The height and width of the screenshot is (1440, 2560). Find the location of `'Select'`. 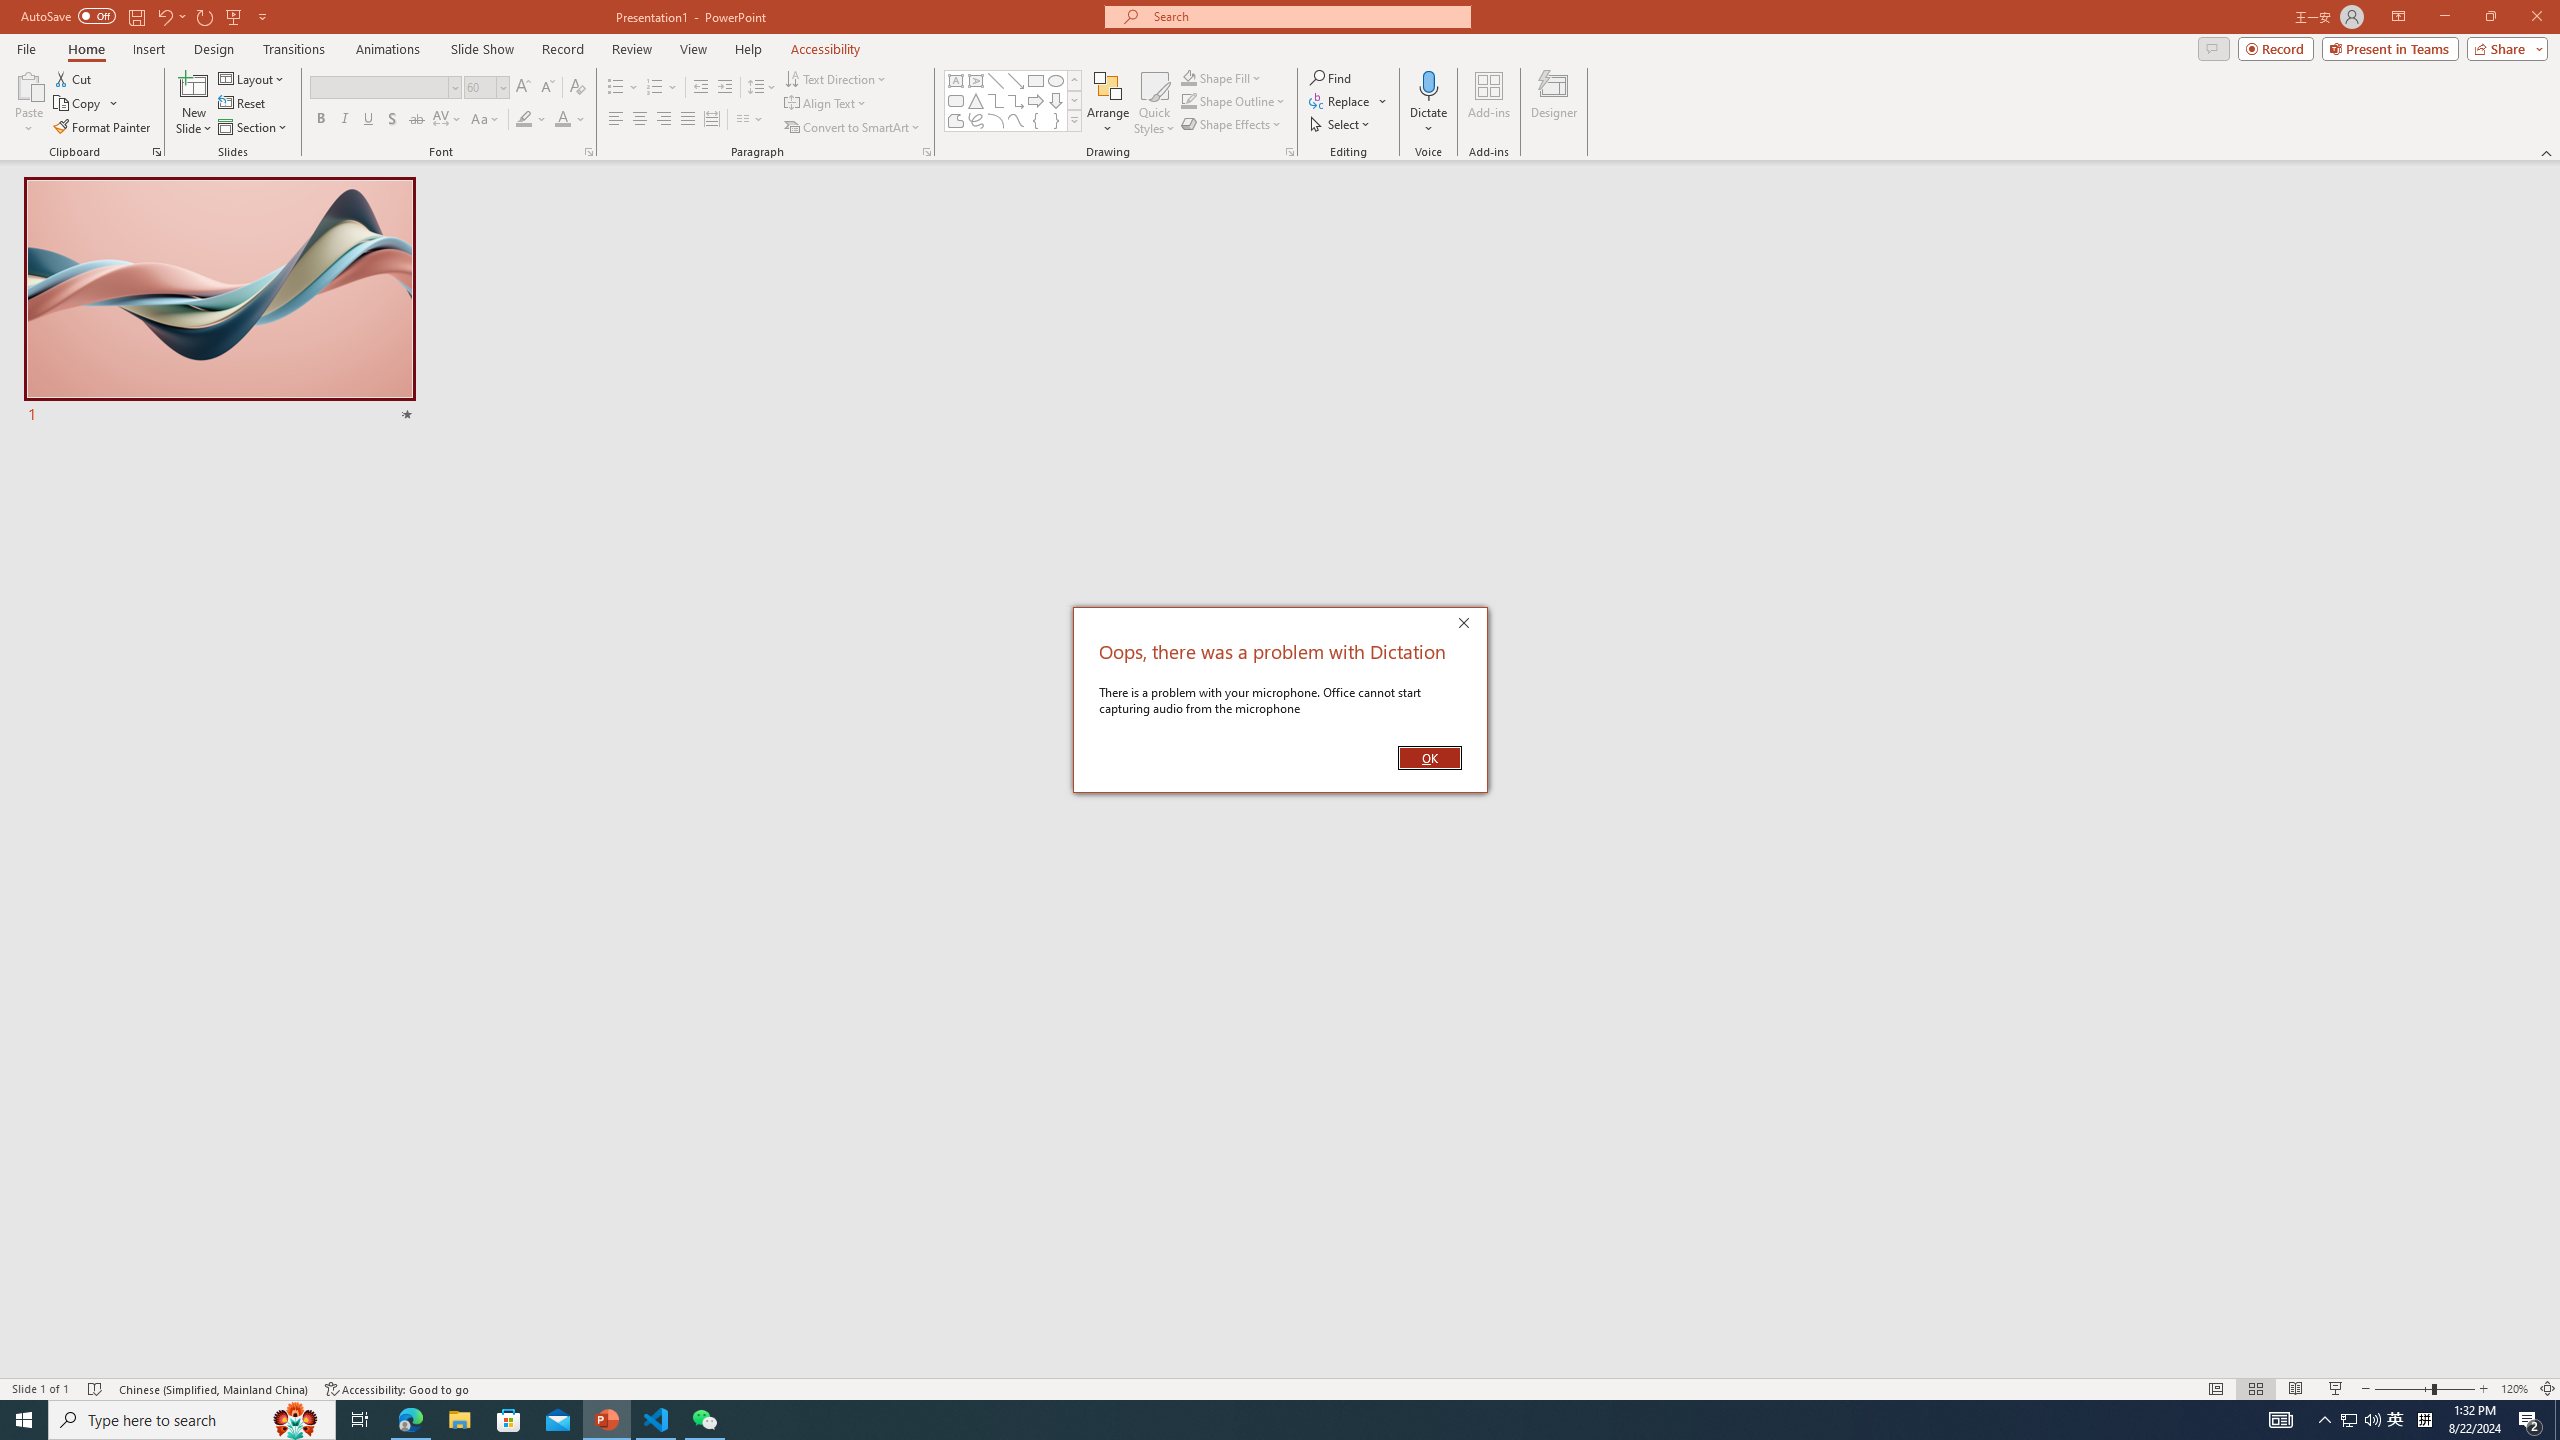

'Select' is located at coordinates (1341, 122).